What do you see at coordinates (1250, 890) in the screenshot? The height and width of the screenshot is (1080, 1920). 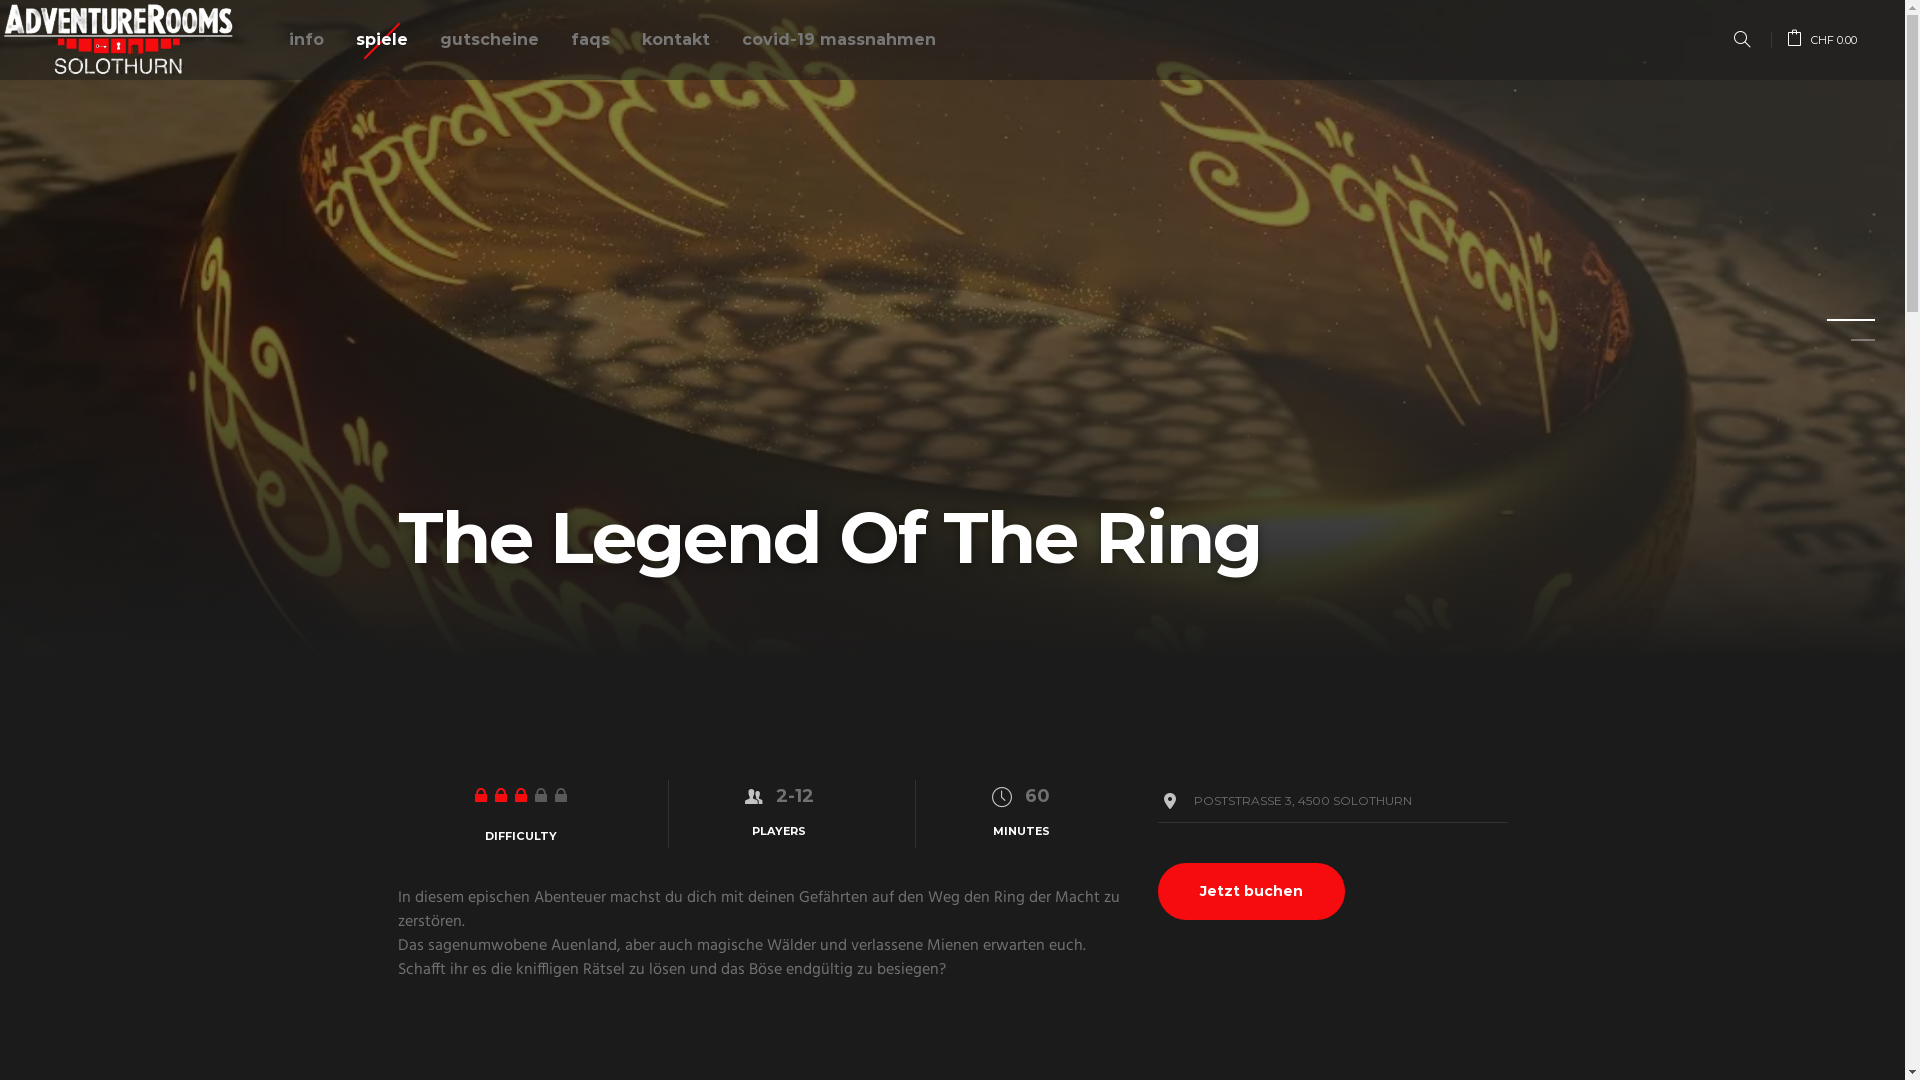 I see `'Jetzt buchen'` at bounding box center [1250, 890].